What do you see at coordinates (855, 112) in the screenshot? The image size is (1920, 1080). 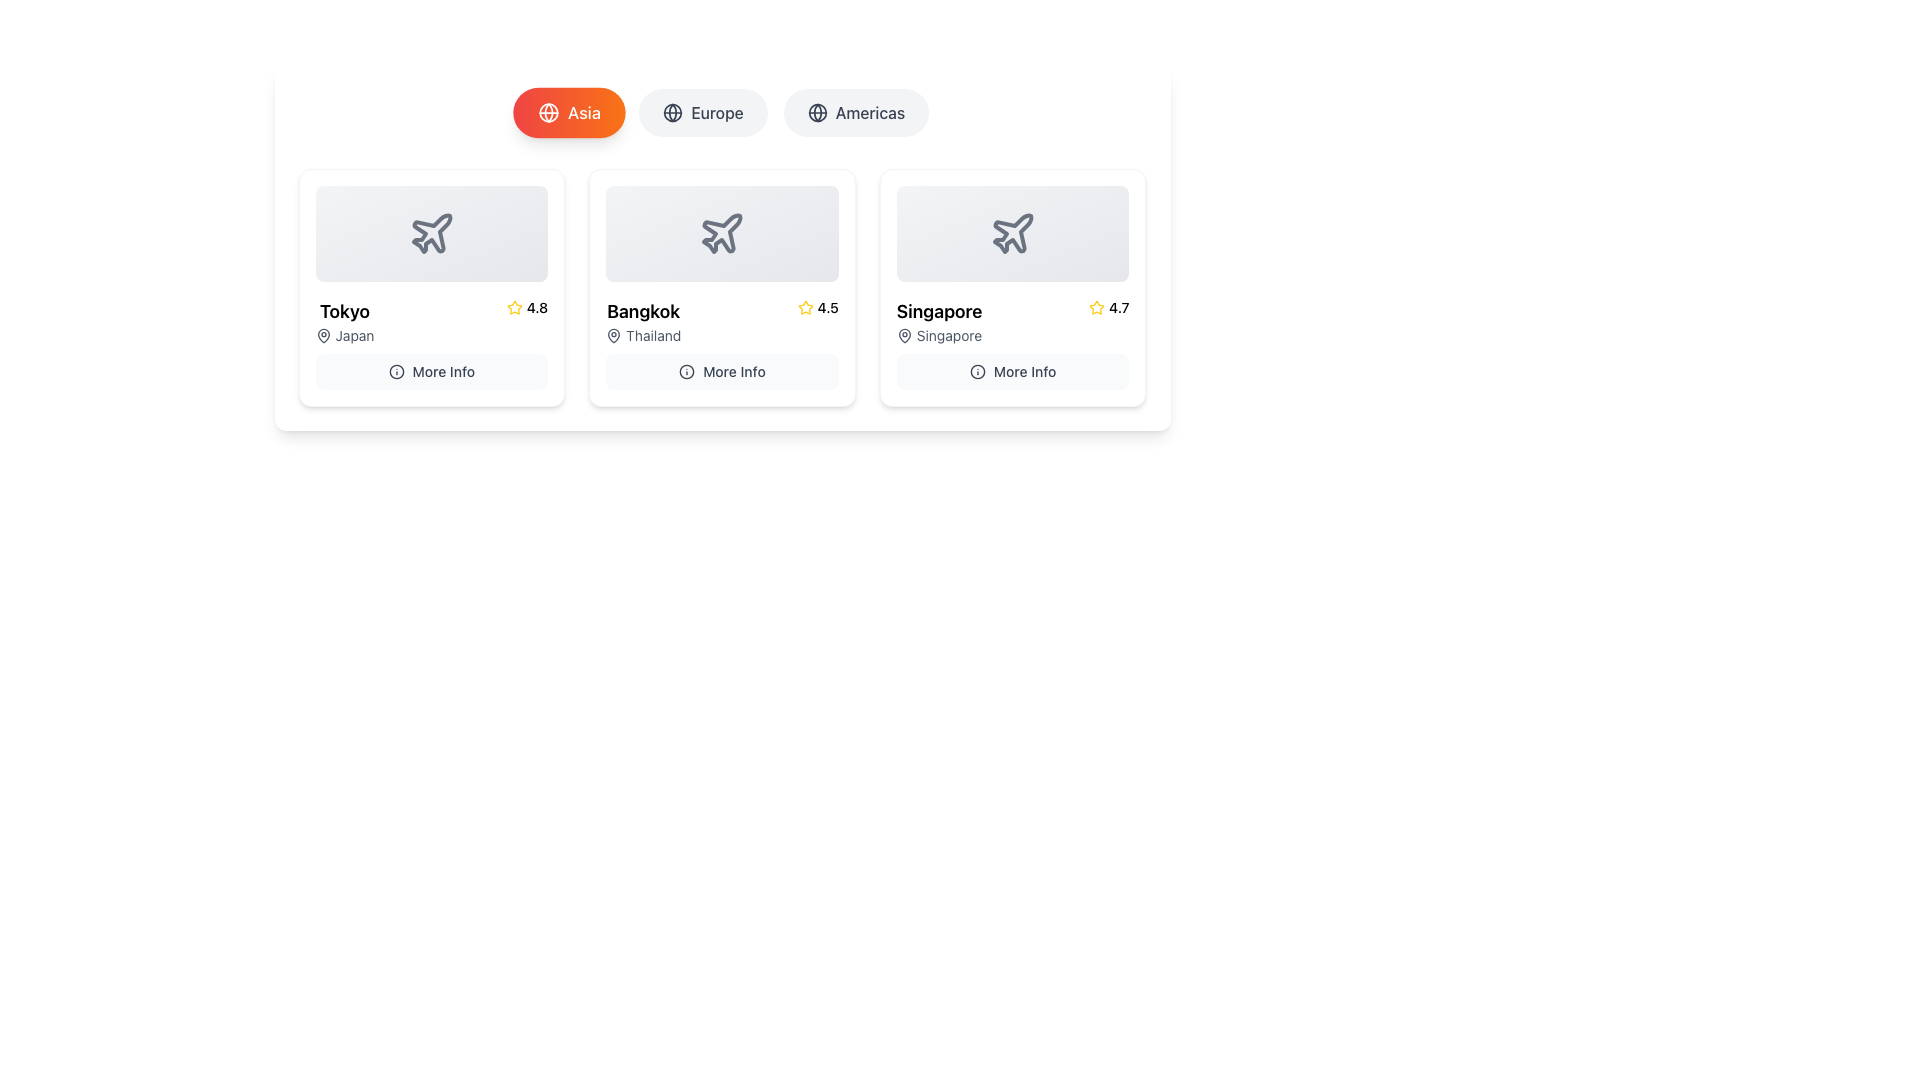 I see `the 'Americas' button, which is a rounded button with a grayish-white background and a globe icon on the left` at bounding box center [855, 112].